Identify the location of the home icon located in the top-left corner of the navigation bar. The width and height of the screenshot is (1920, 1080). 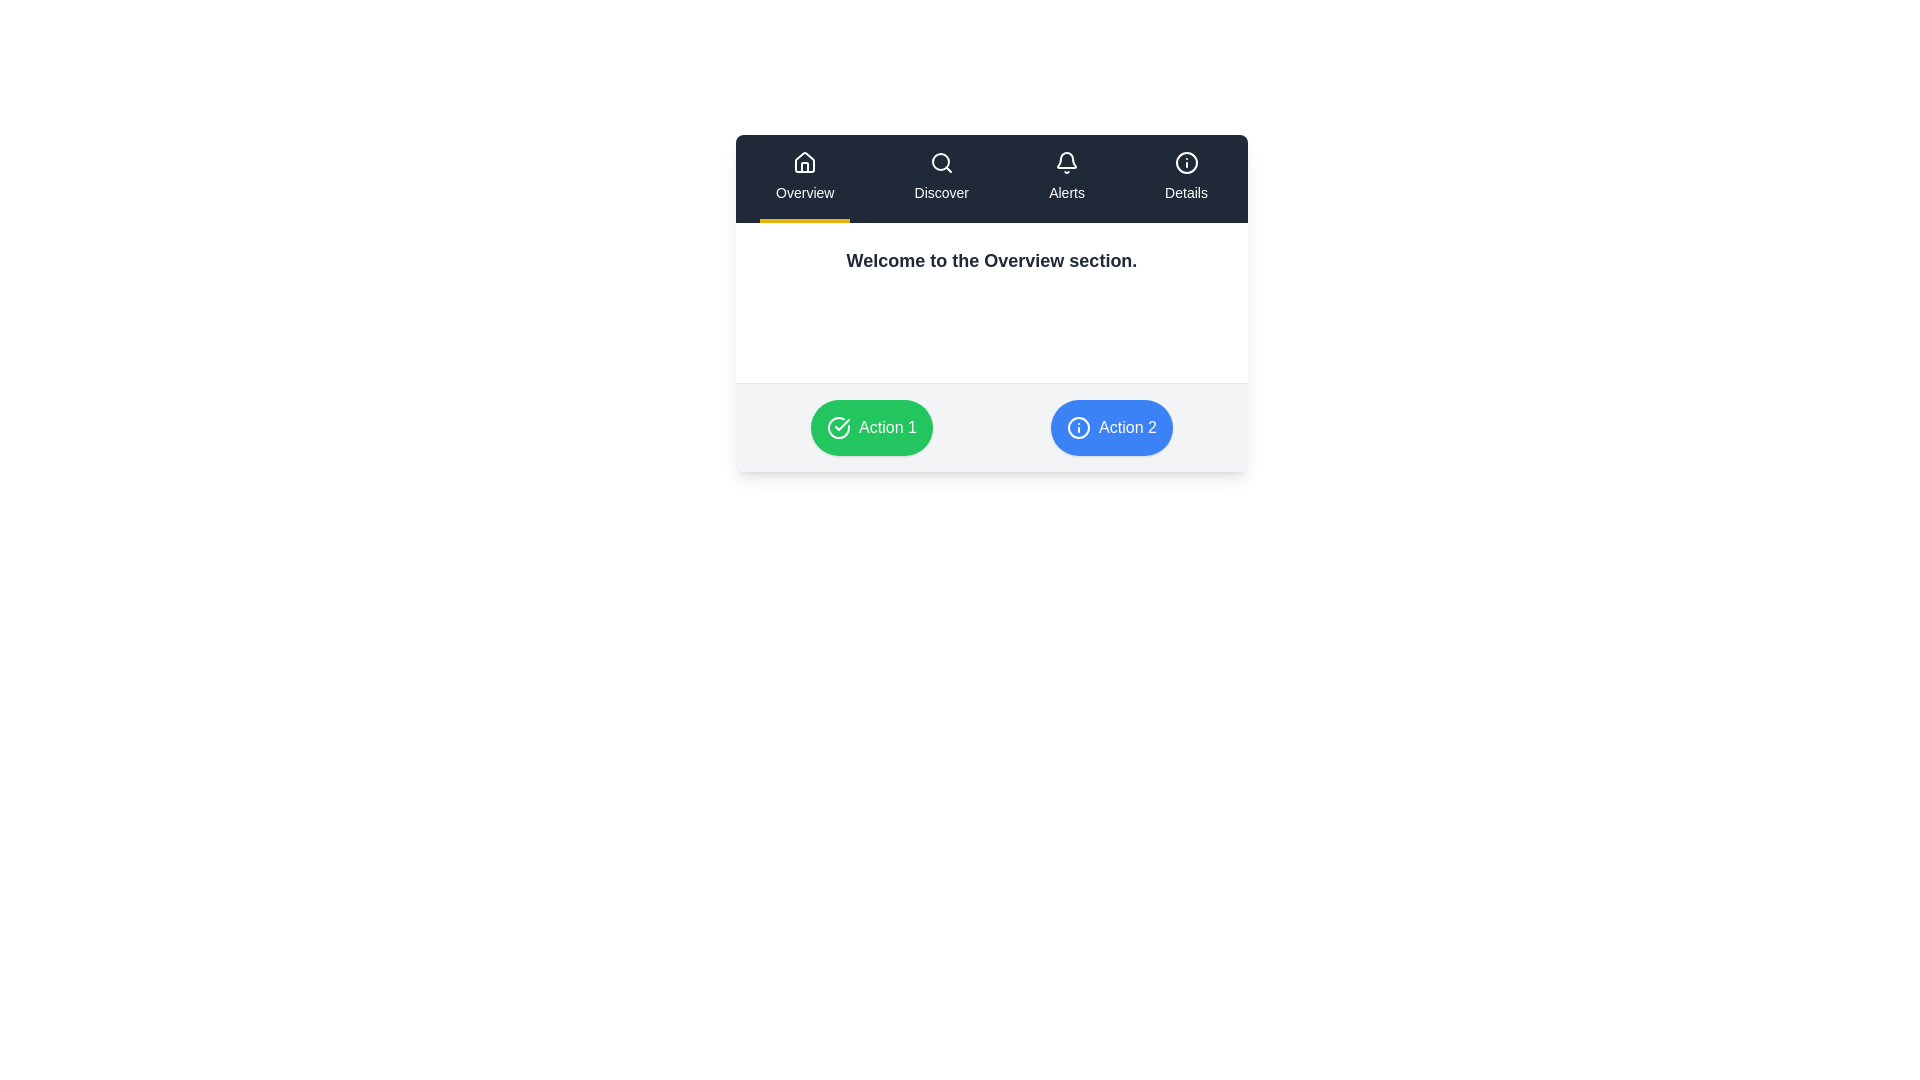
(805, 166).